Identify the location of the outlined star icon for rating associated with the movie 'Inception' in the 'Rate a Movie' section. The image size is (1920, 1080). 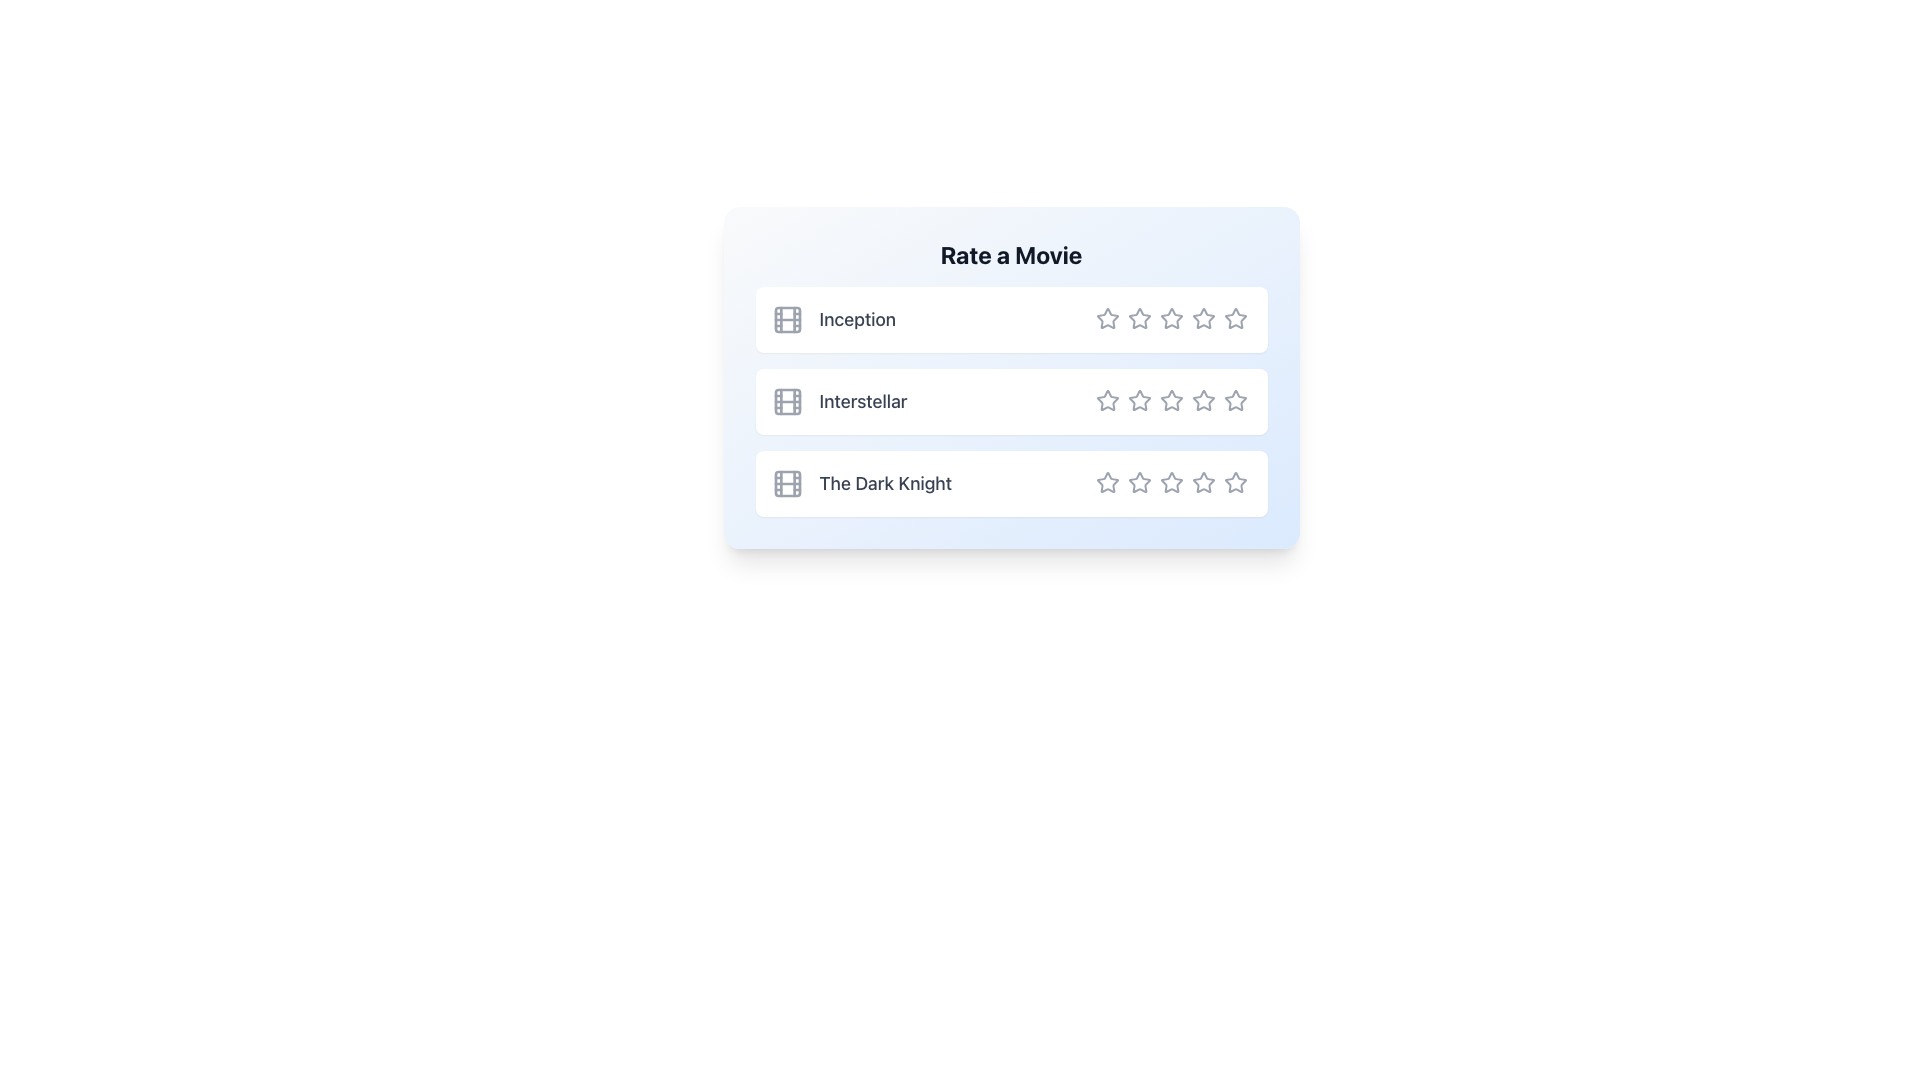
(1106, 318).